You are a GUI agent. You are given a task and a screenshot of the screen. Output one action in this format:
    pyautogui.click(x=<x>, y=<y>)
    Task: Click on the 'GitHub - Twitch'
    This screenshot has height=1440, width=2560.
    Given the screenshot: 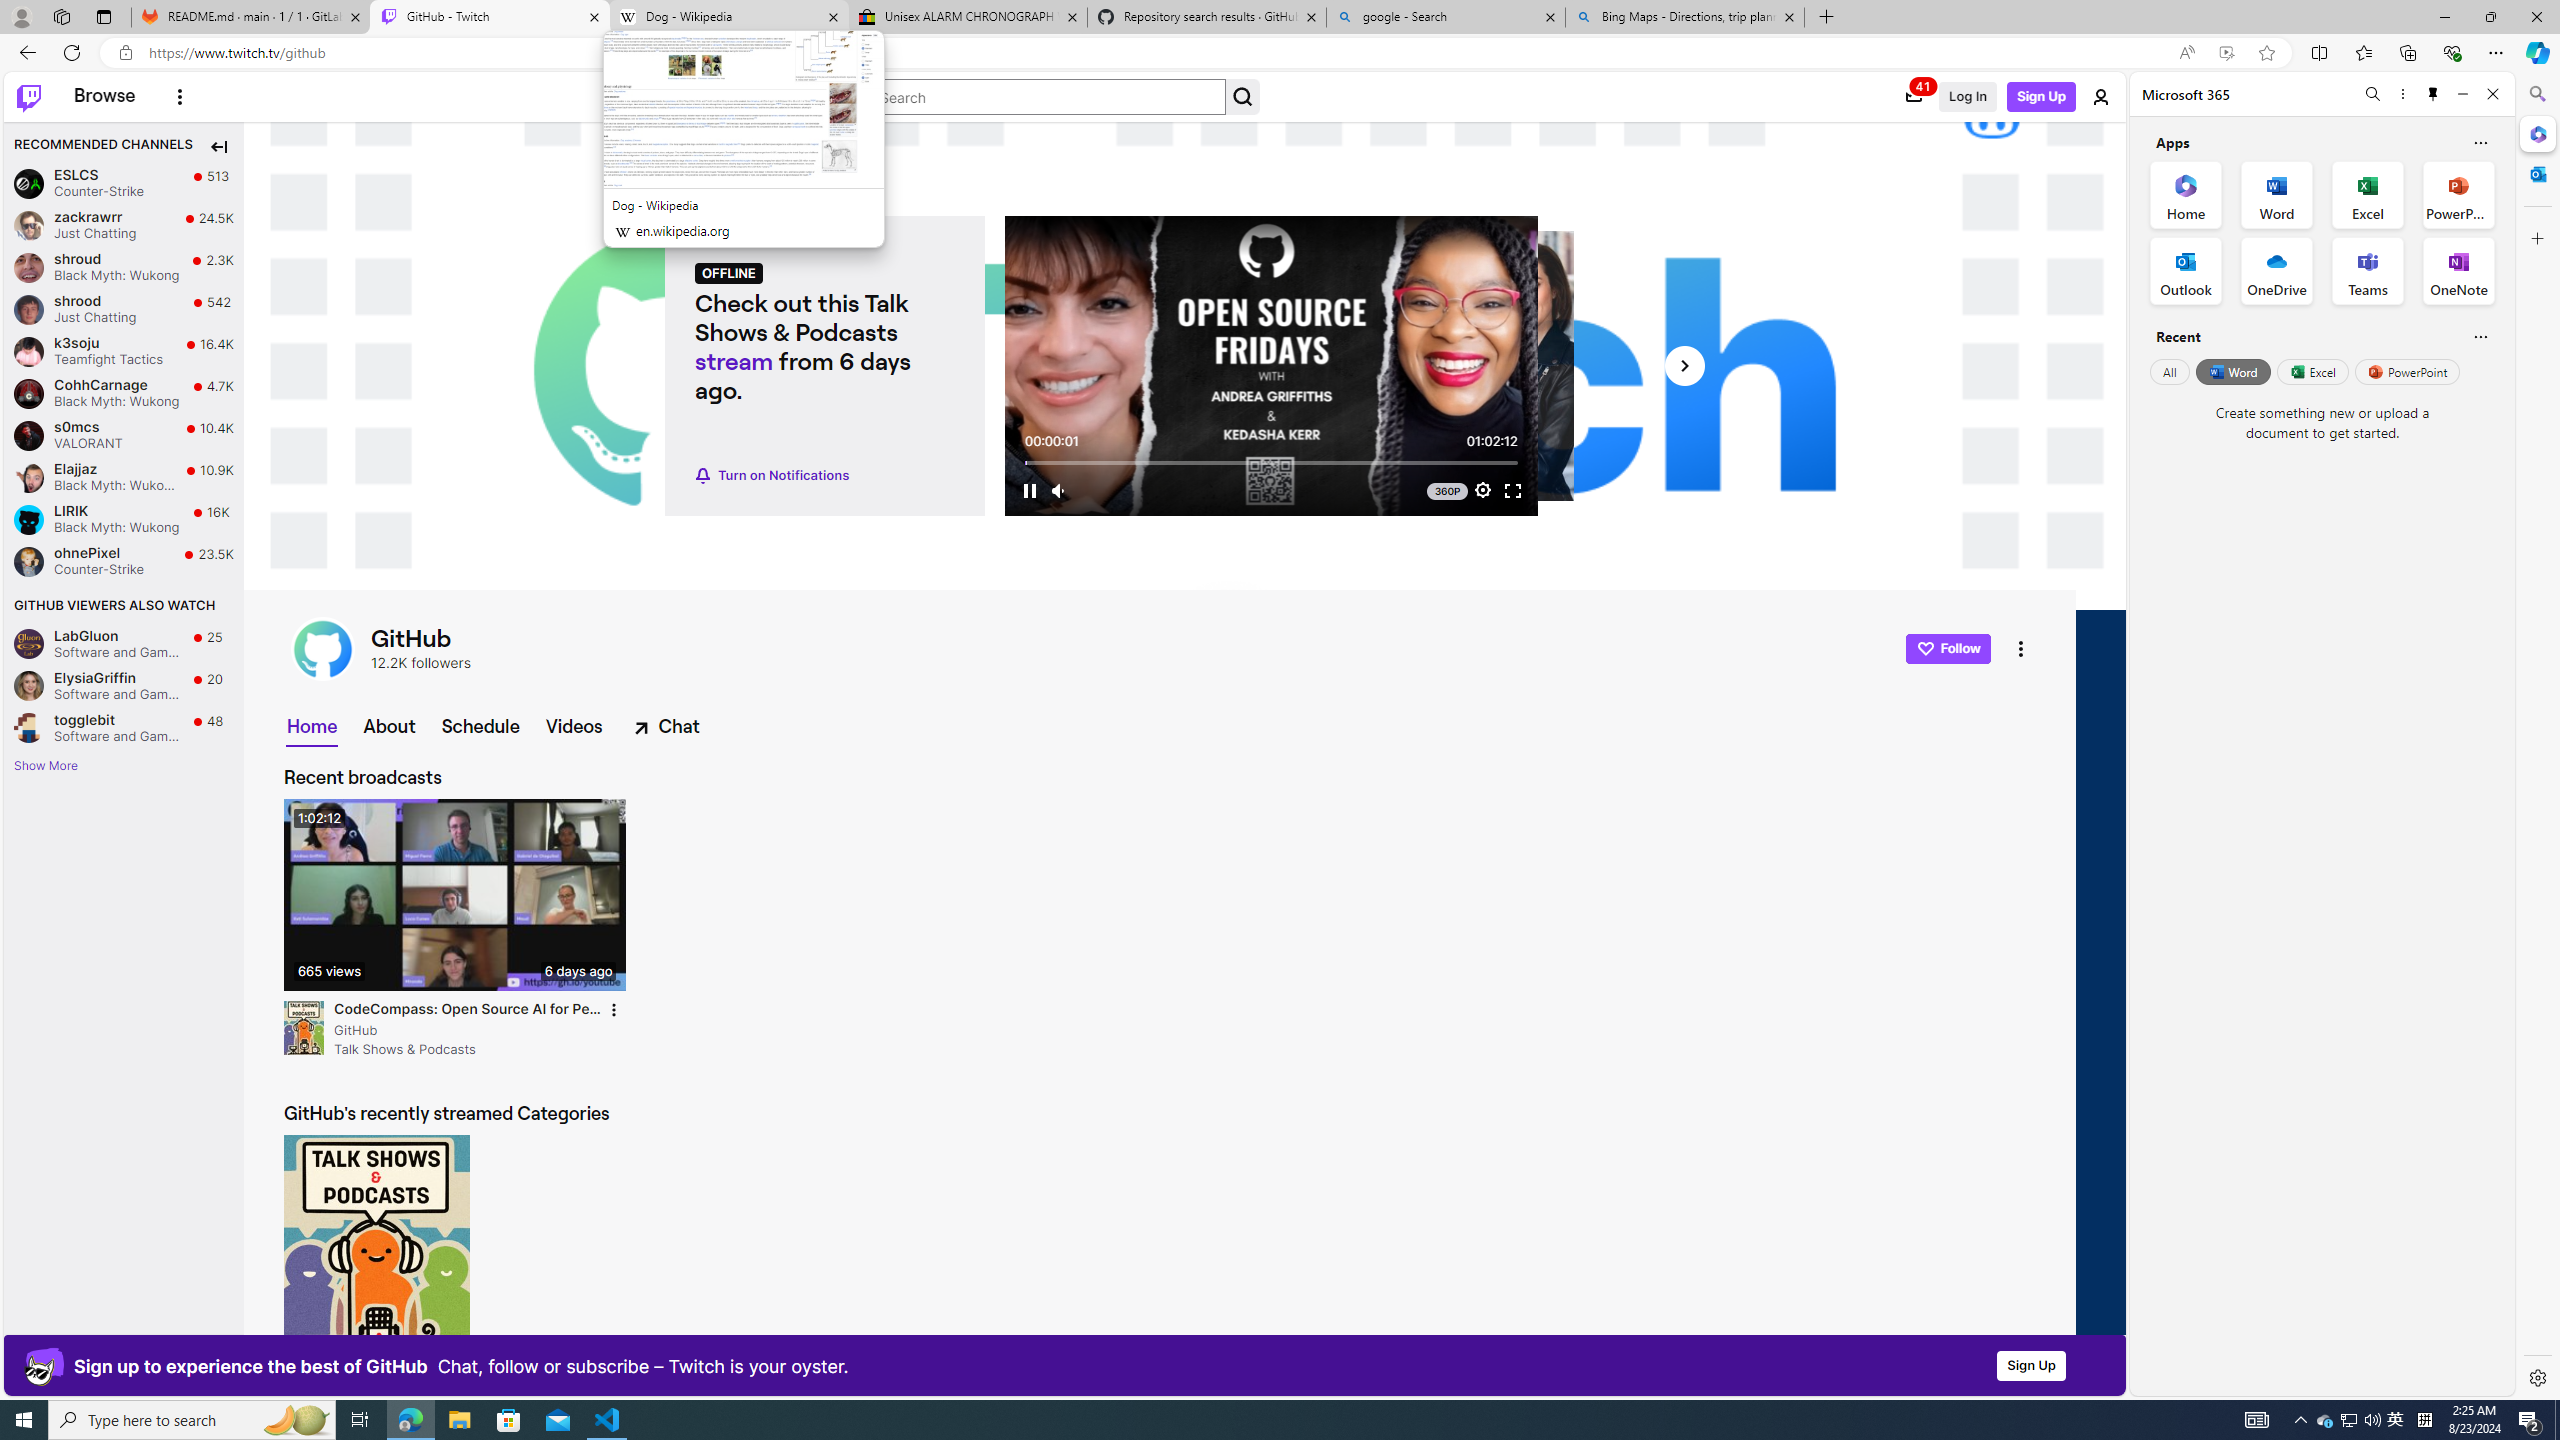 What is the action you would take?
    pyautogui.click(x=488, y=16)
    